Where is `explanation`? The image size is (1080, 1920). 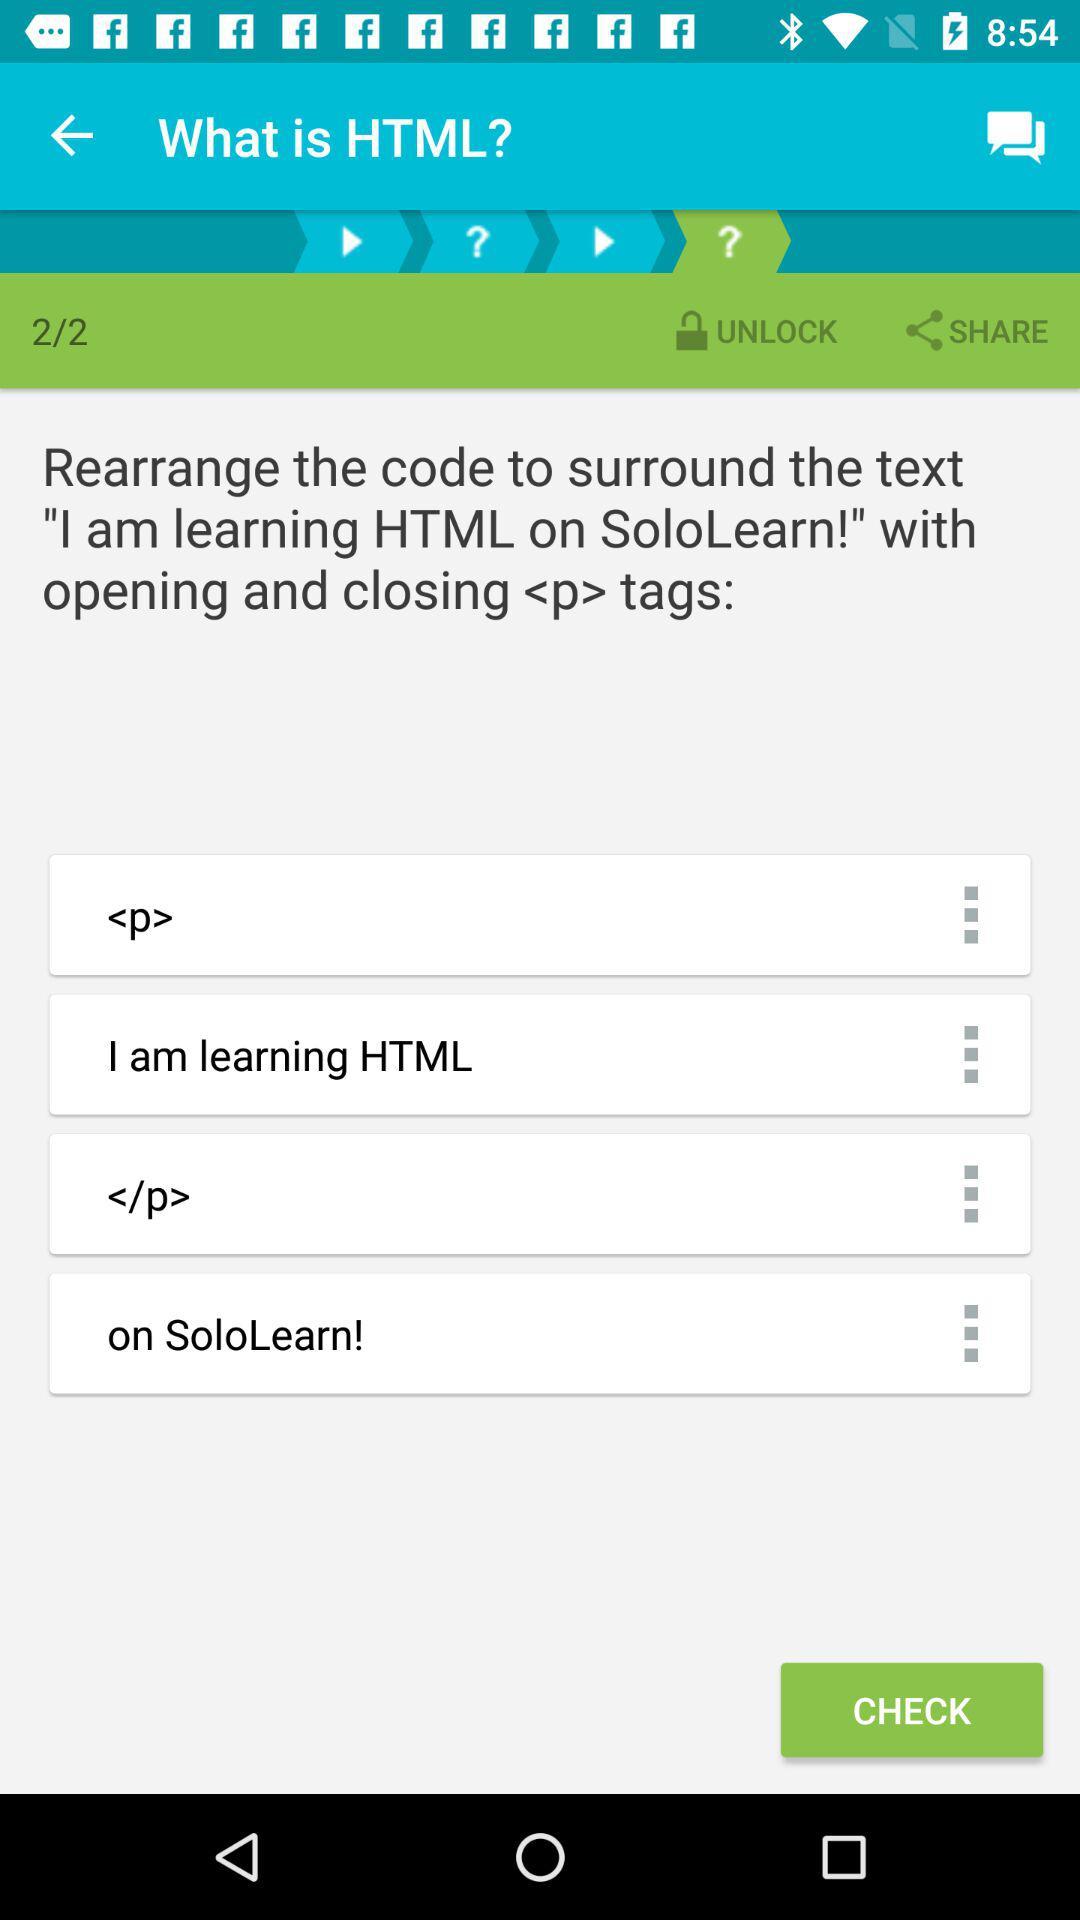
explanation is located at coordinates (729, 240).